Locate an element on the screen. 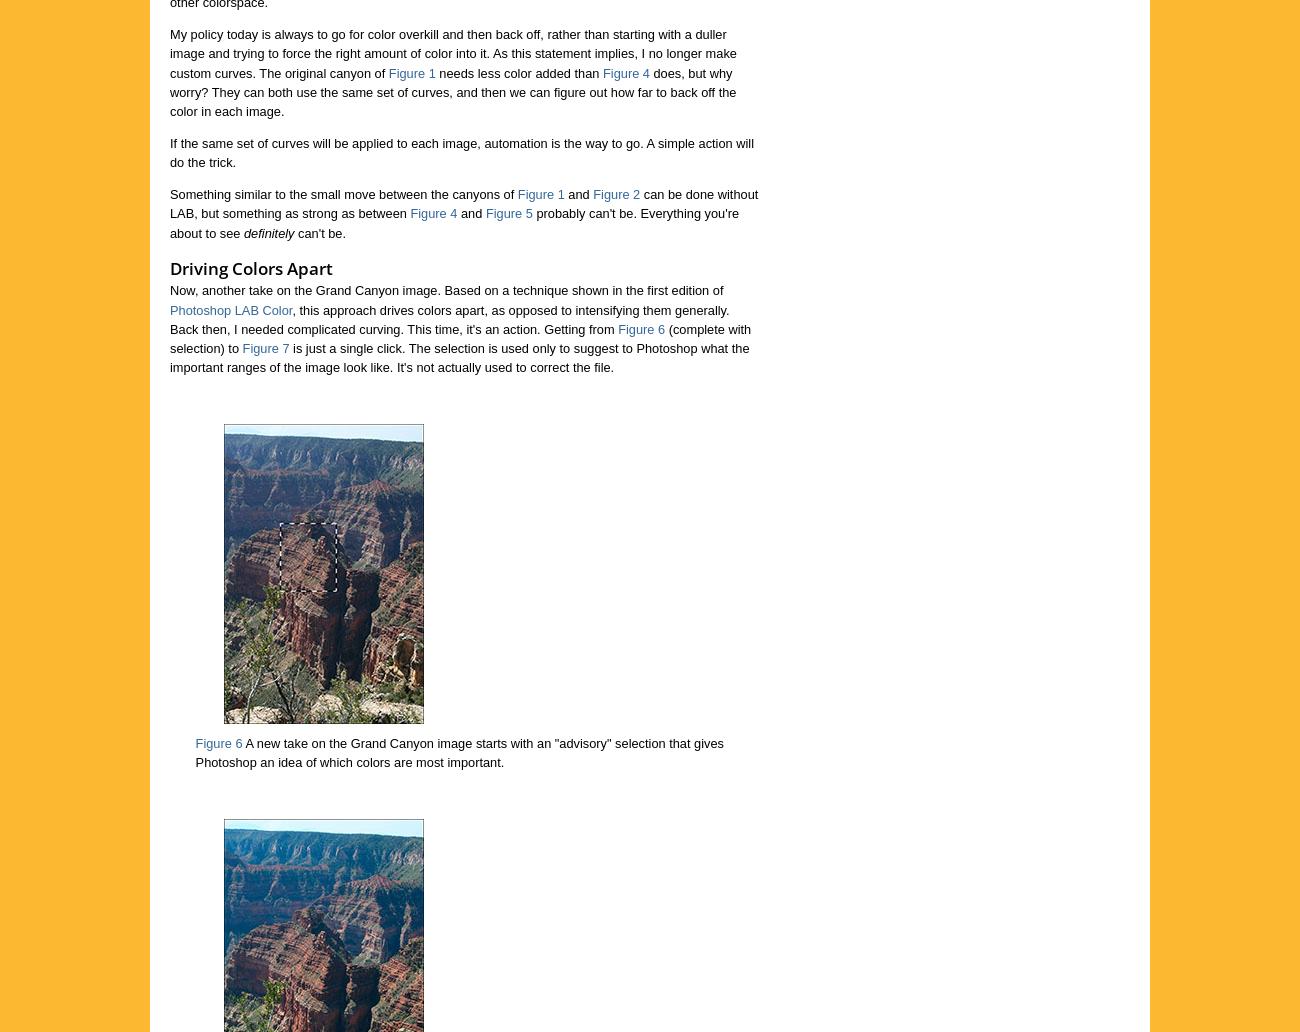  'Figure 5' is located at coordinates (508, 212).